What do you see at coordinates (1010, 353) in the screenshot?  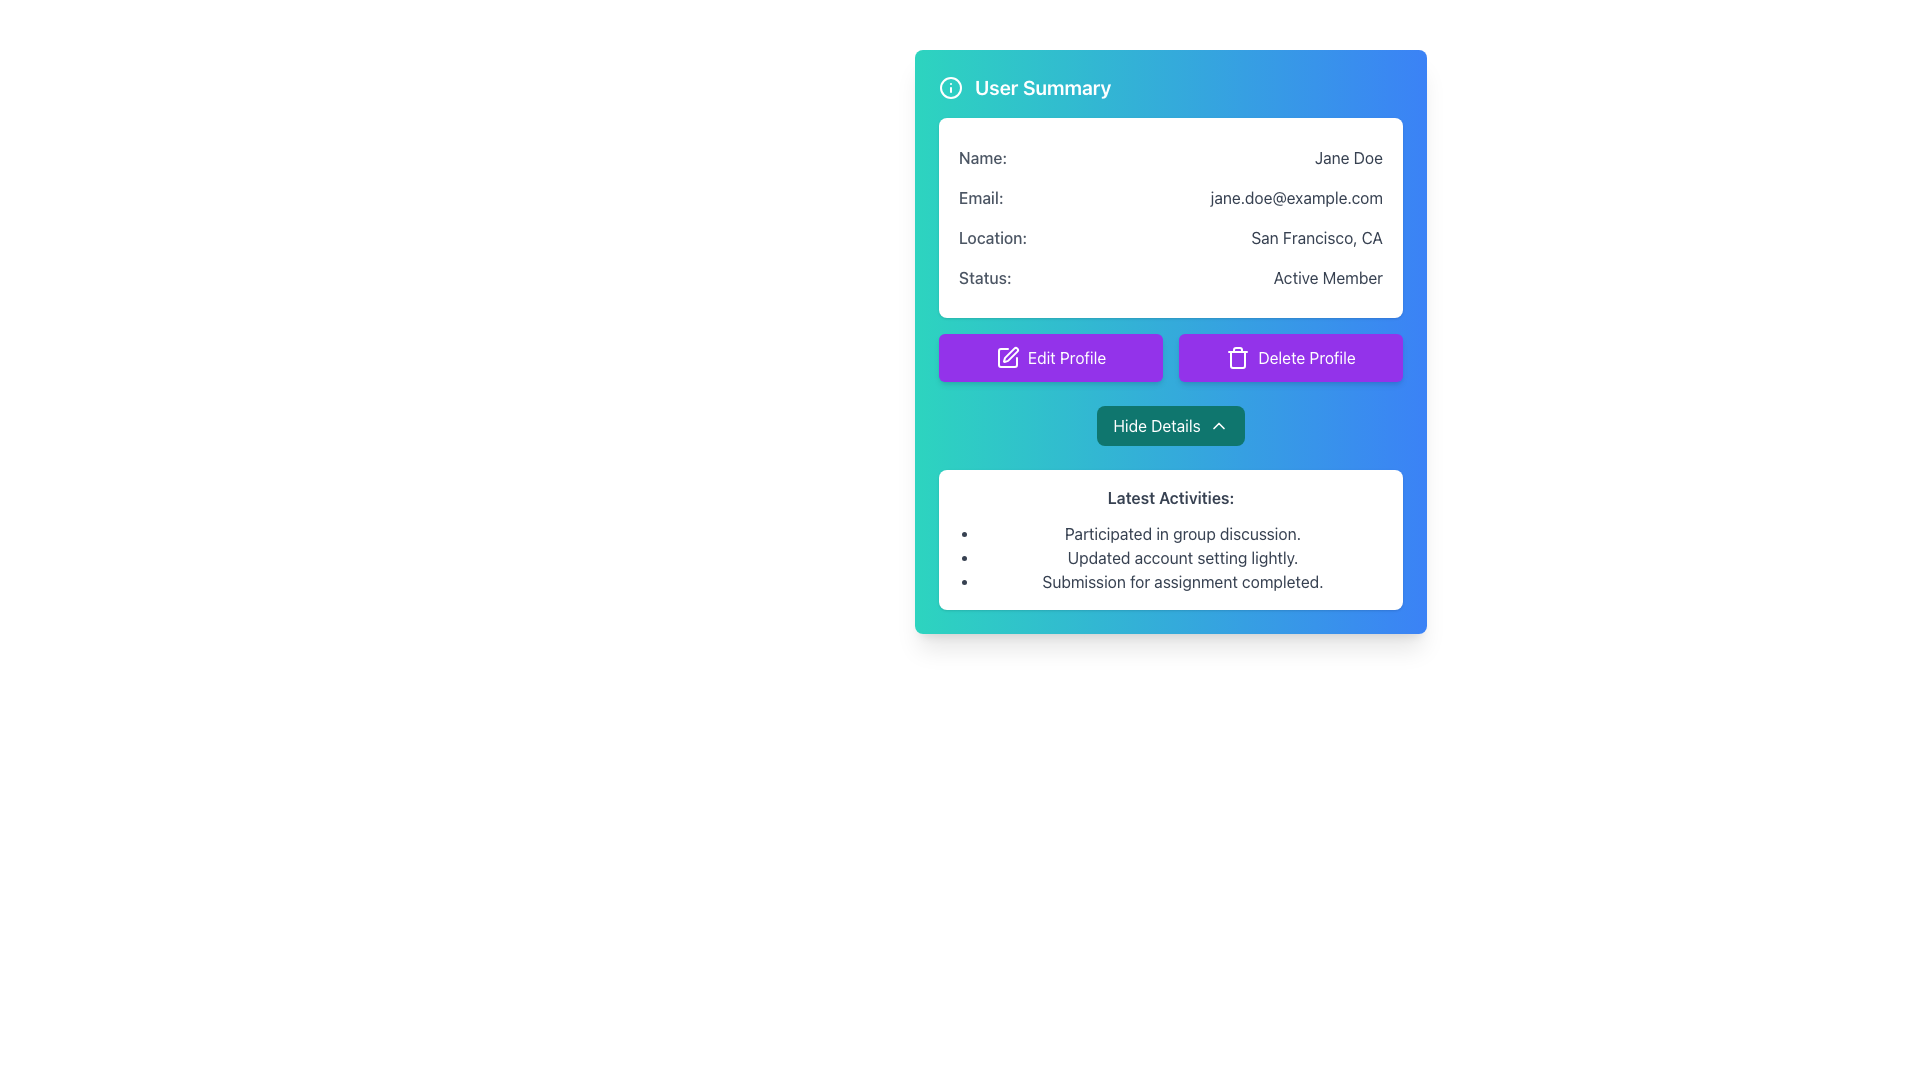 I see `the 'Edit' icon located in the top right corner of its containing box for accessibility navigation` at bounding box center [1010, 353].